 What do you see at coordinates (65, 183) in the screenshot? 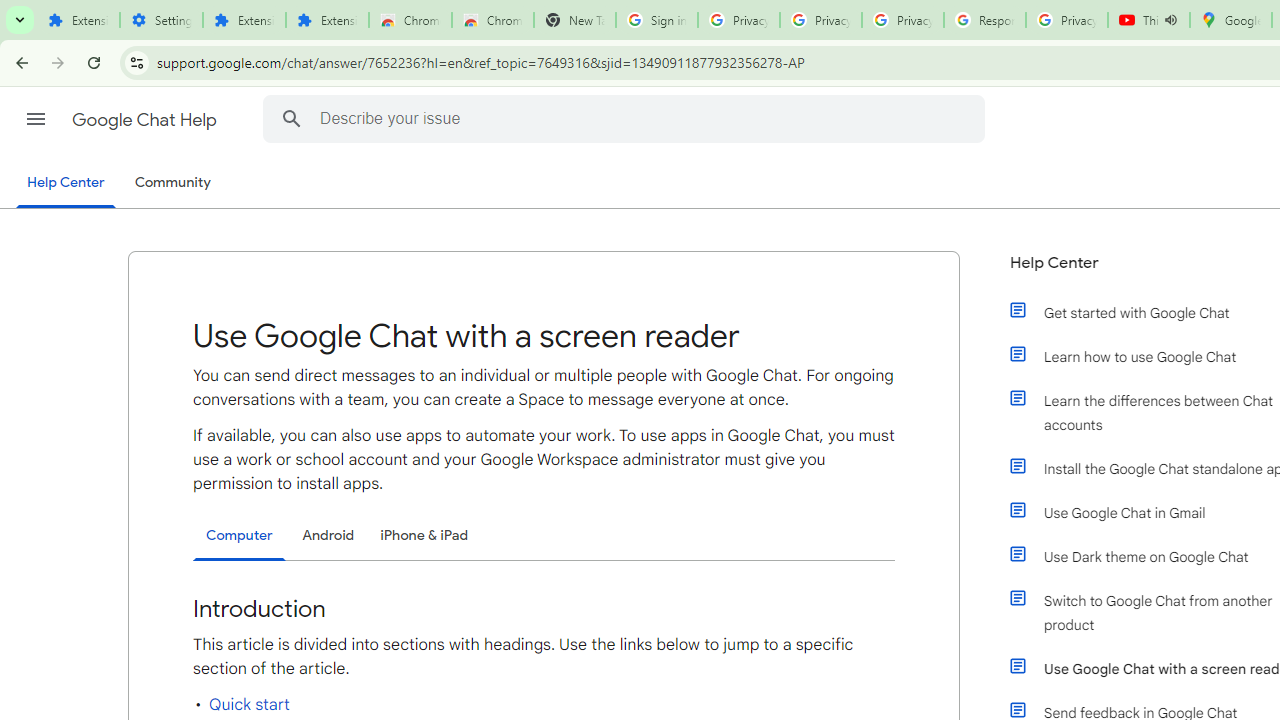
I see `'Help Center'` at bounding box center [65, 183].